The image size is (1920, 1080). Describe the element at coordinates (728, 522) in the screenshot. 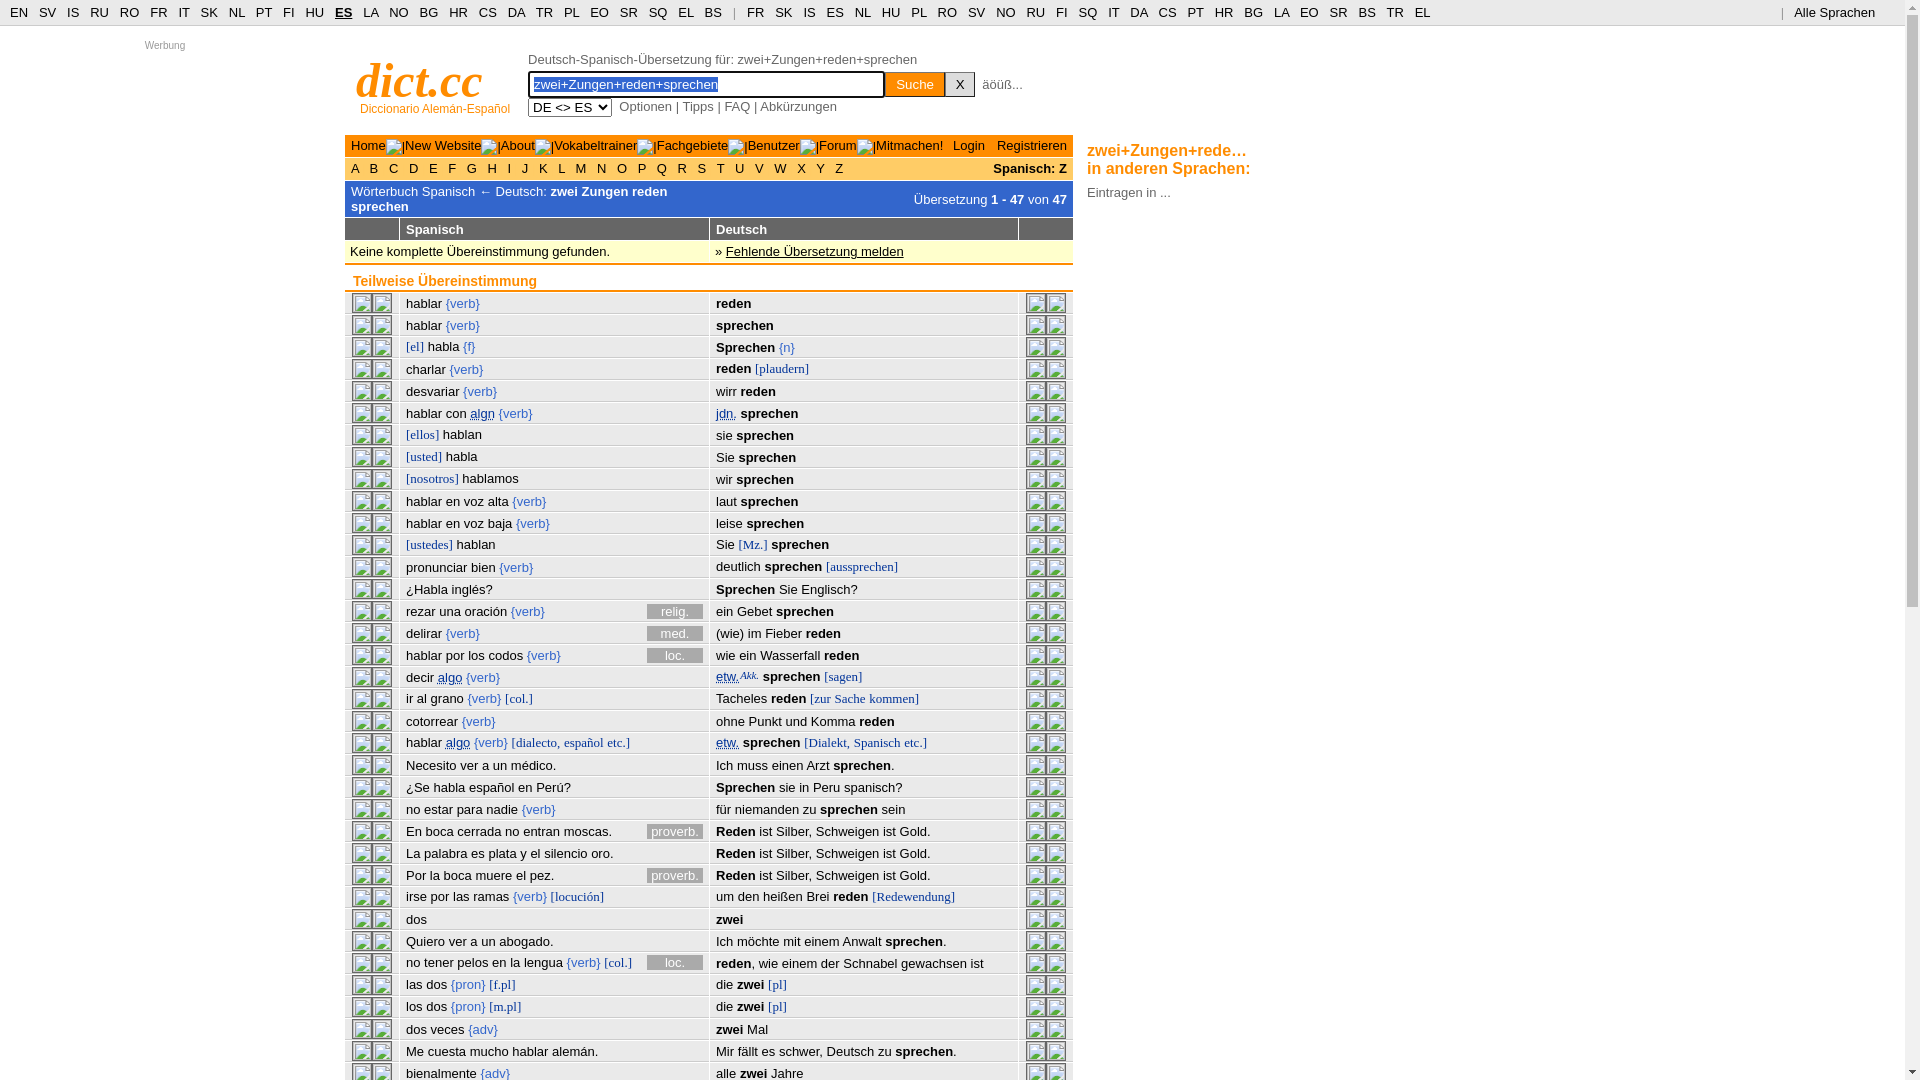

I see `'leise'` at that location.